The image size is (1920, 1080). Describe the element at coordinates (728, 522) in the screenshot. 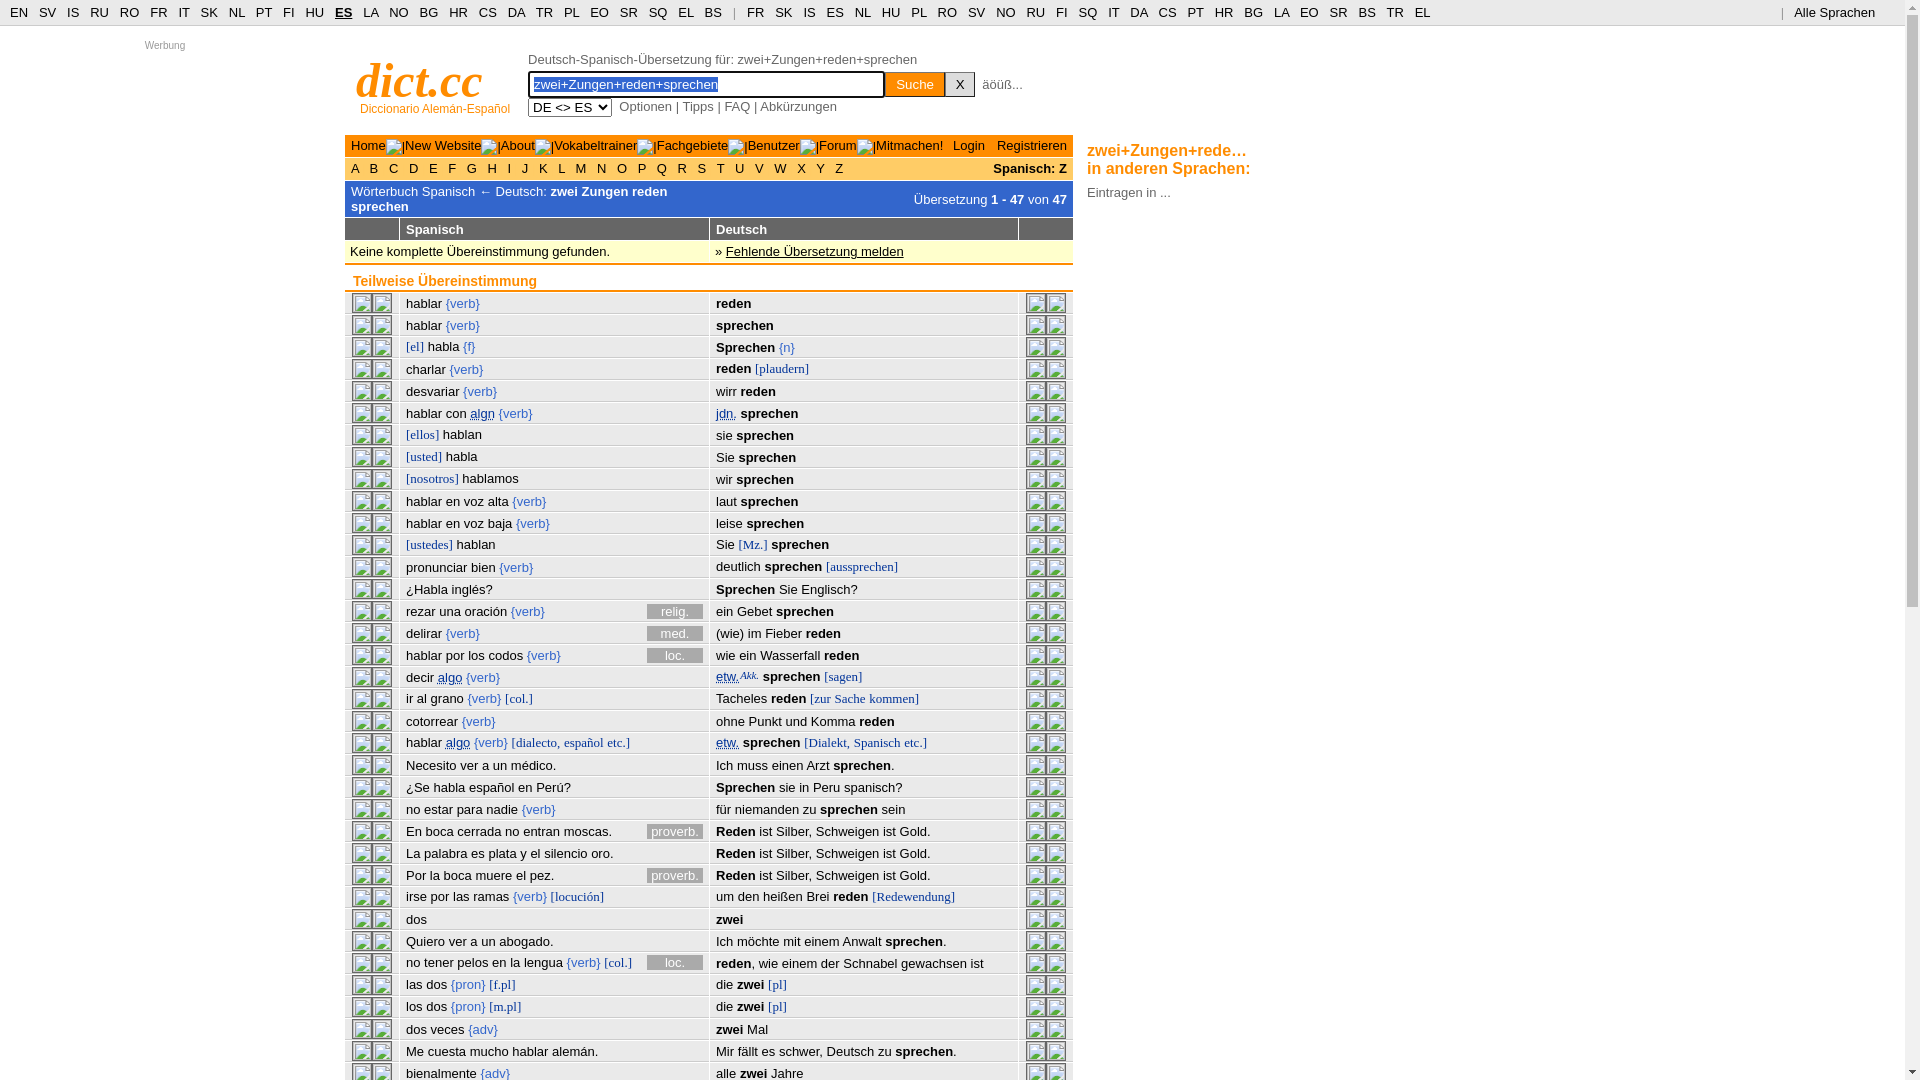

I see `'leise'` at that location.